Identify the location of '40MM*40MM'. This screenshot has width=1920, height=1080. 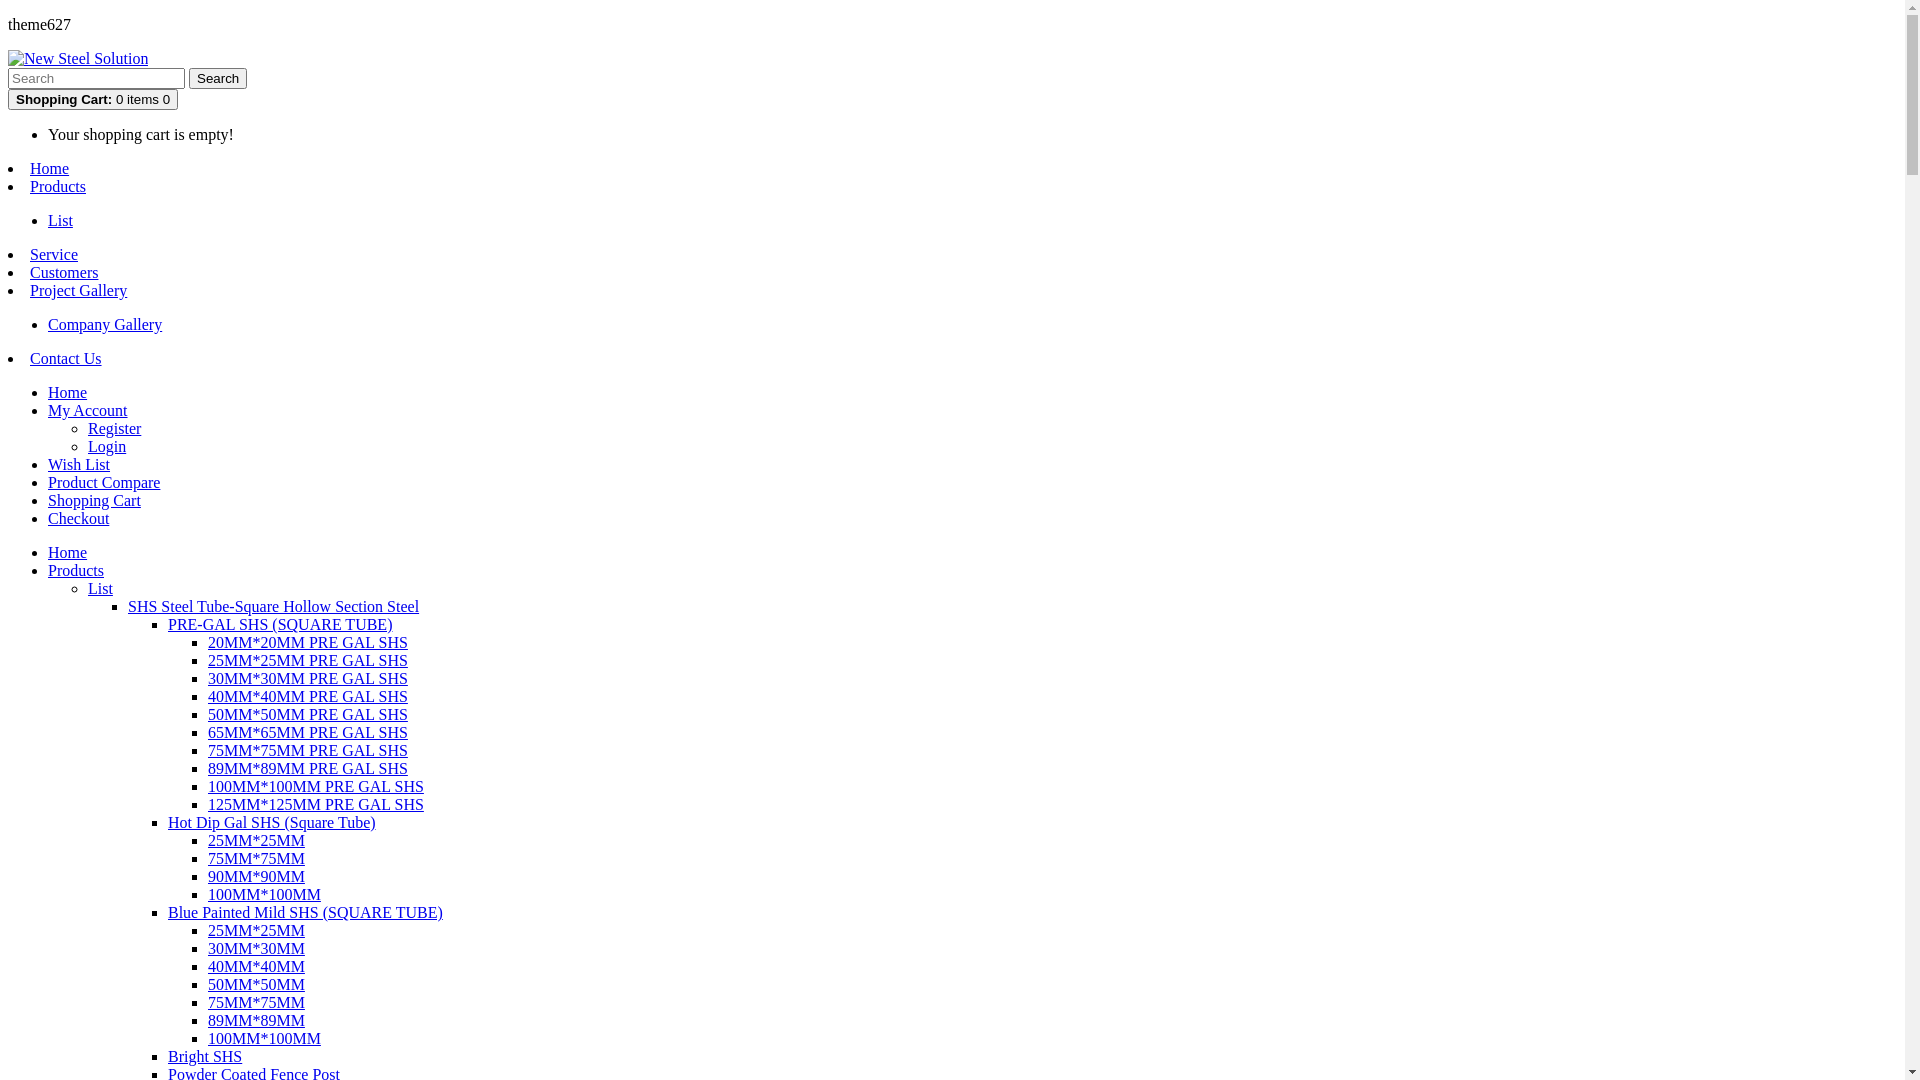
(255, 965).